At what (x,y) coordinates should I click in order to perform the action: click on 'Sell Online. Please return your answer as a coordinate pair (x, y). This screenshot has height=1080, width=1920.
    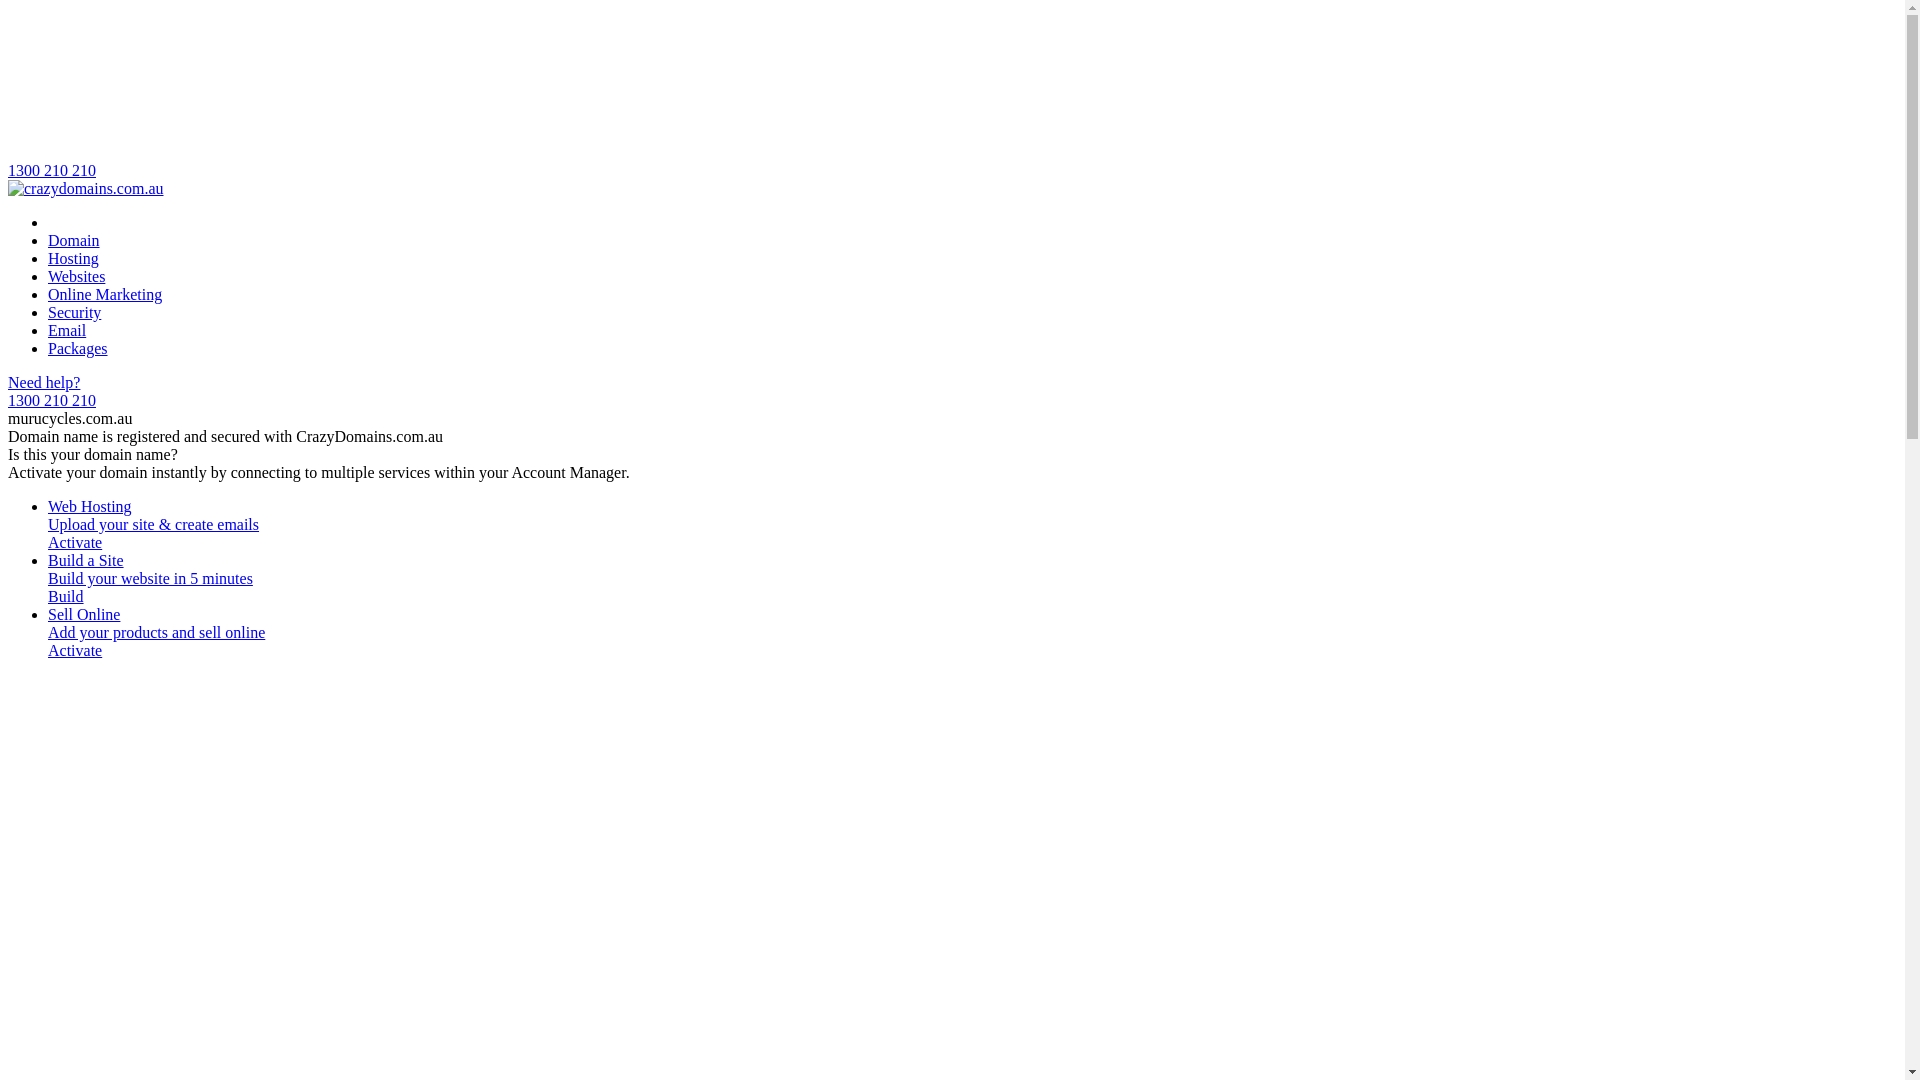
    Looking at the image, I should click on (972, 632).